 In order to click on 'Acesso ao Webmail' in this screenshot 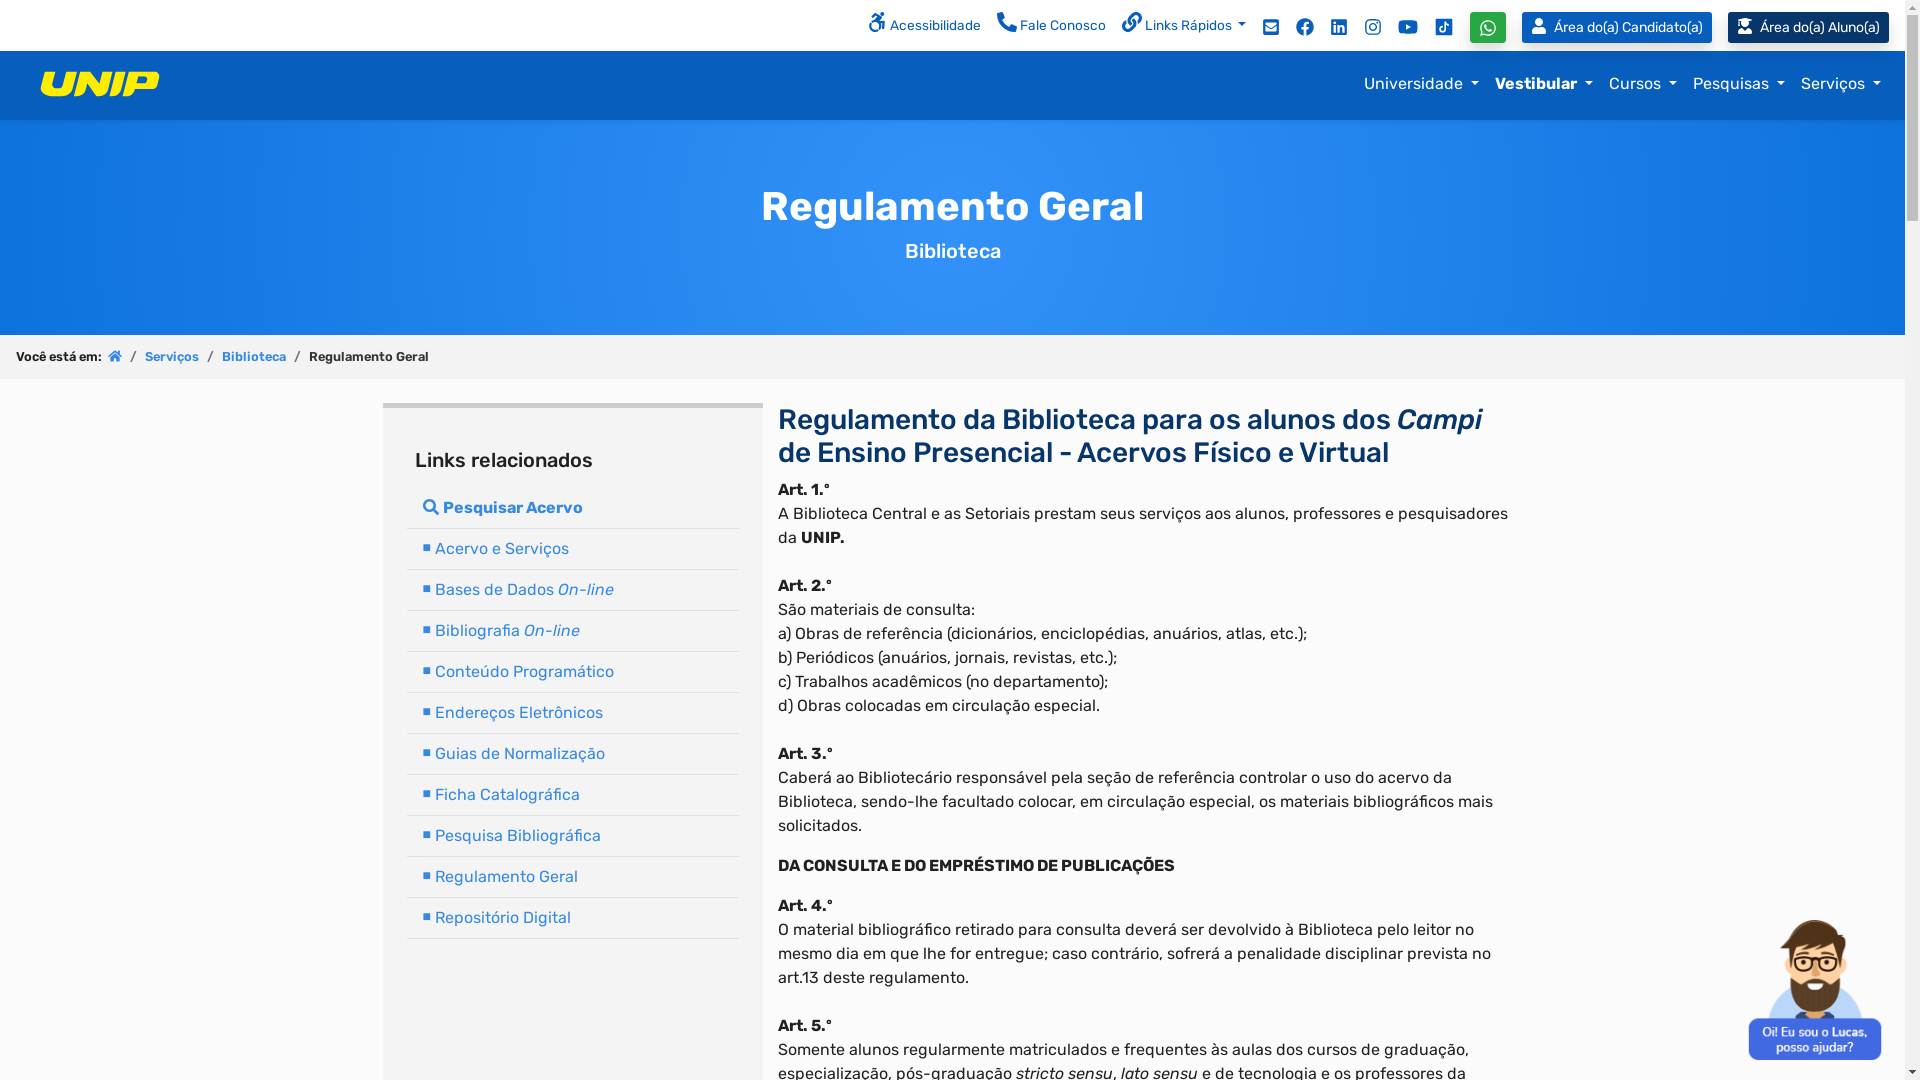, I will do `click(1270, 26)`.